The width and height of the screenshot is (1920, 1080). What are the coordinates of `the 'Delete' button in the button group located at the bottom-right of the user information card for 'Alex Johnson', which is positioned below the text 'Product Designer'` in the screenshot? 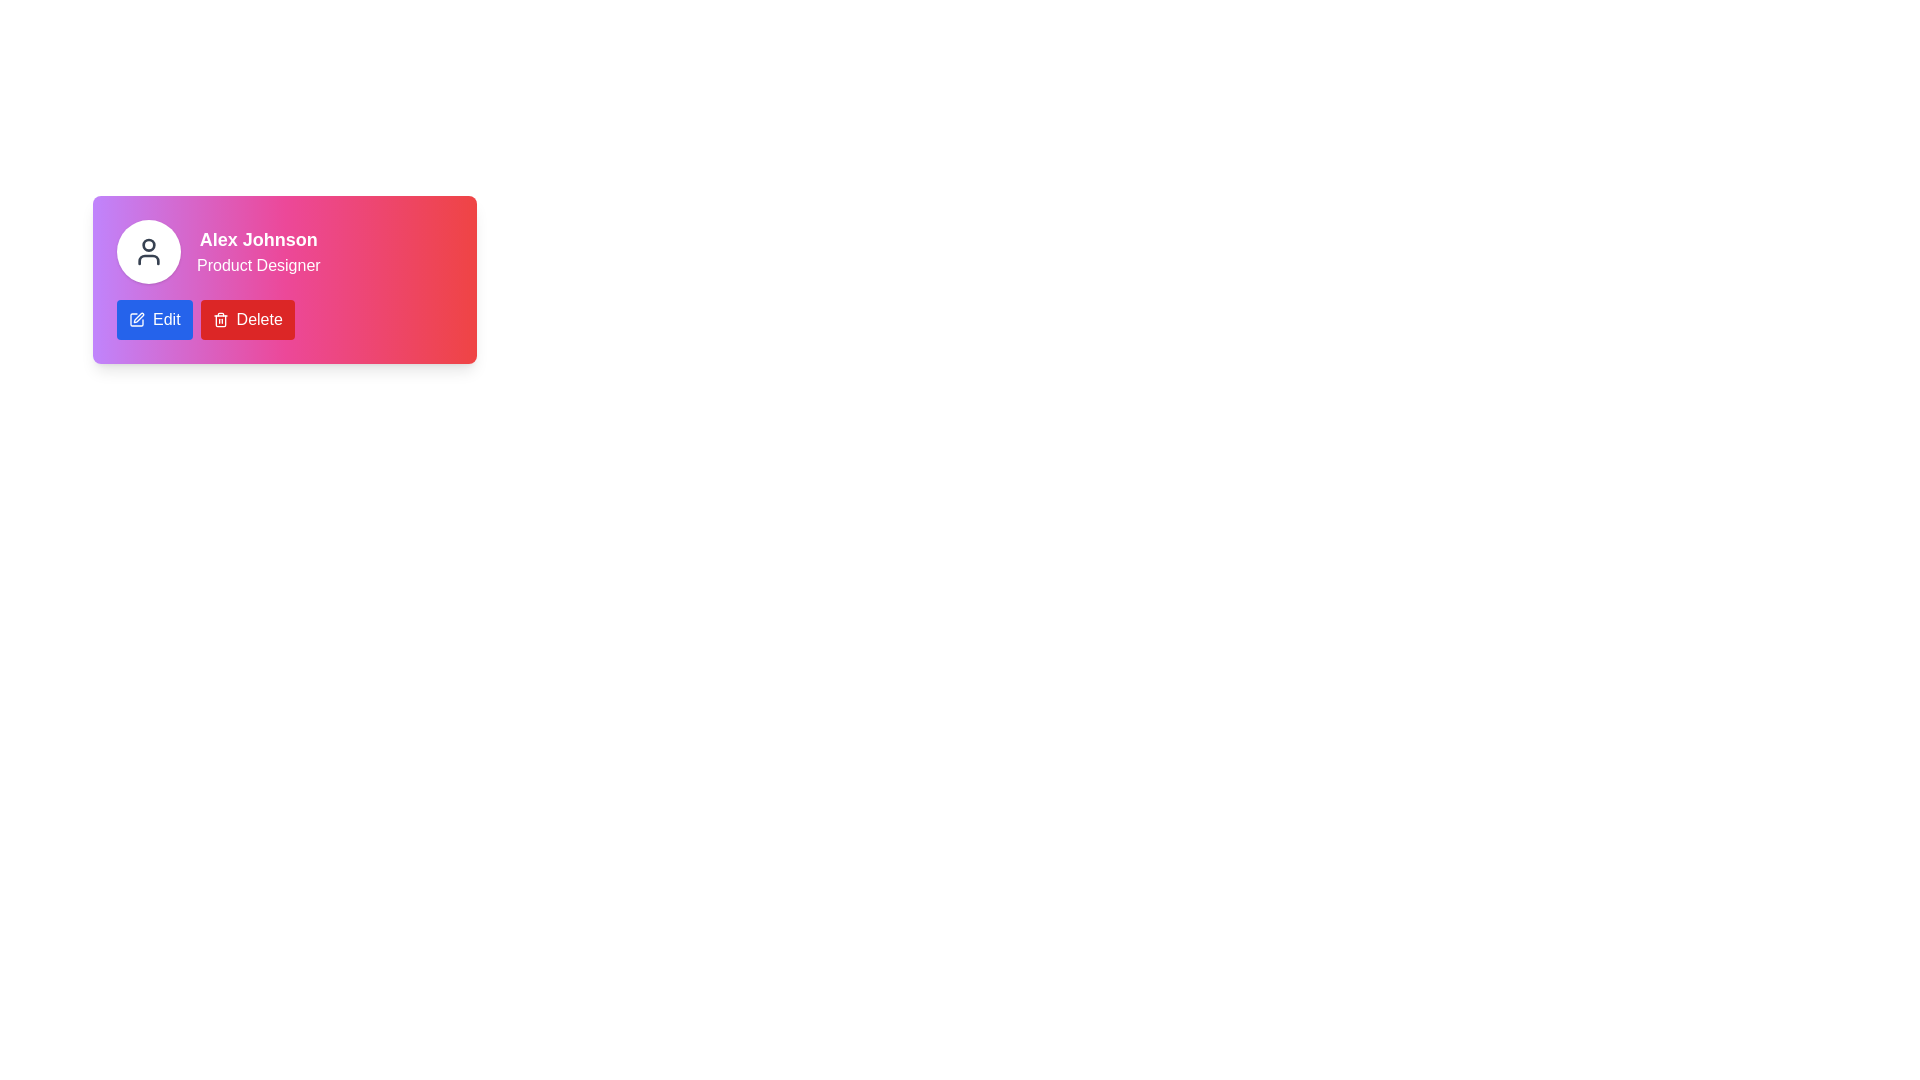 It's located at (283, 319).